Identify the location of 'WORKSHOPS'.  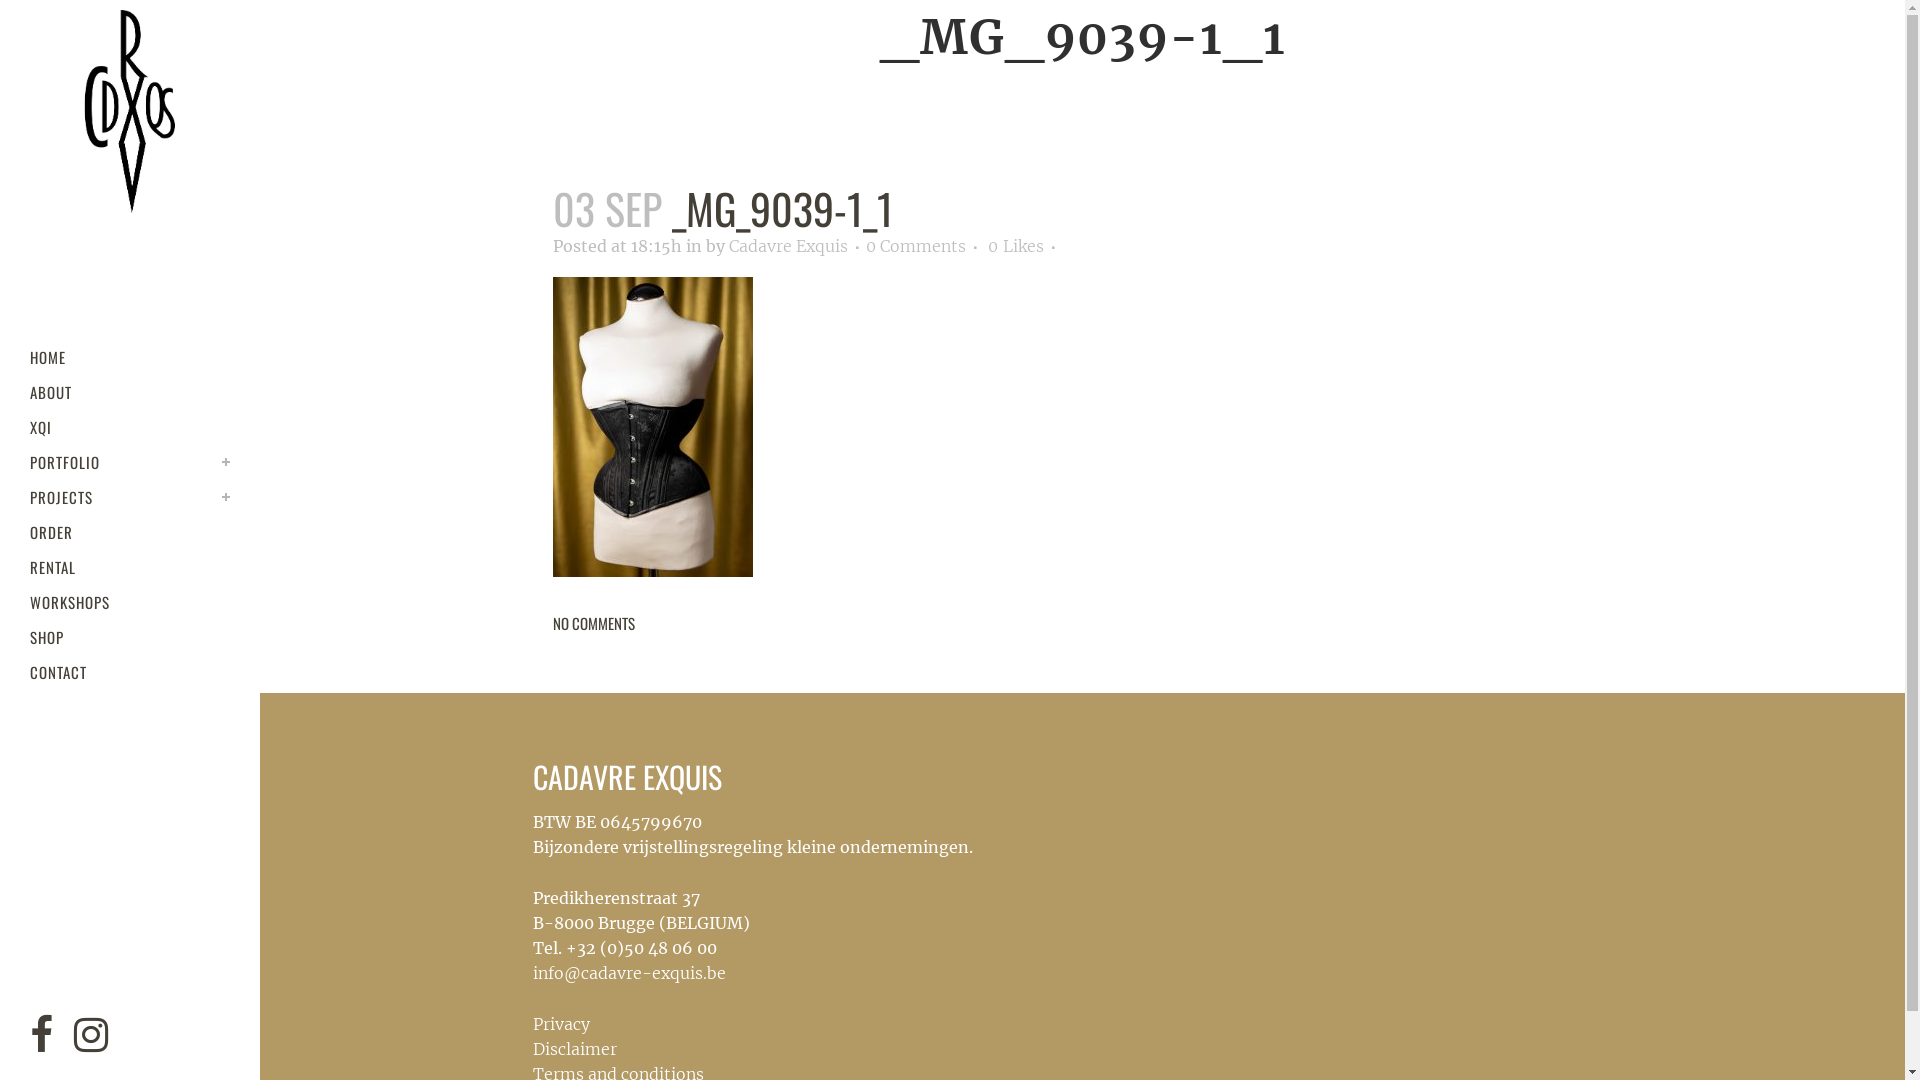
(128, 601).